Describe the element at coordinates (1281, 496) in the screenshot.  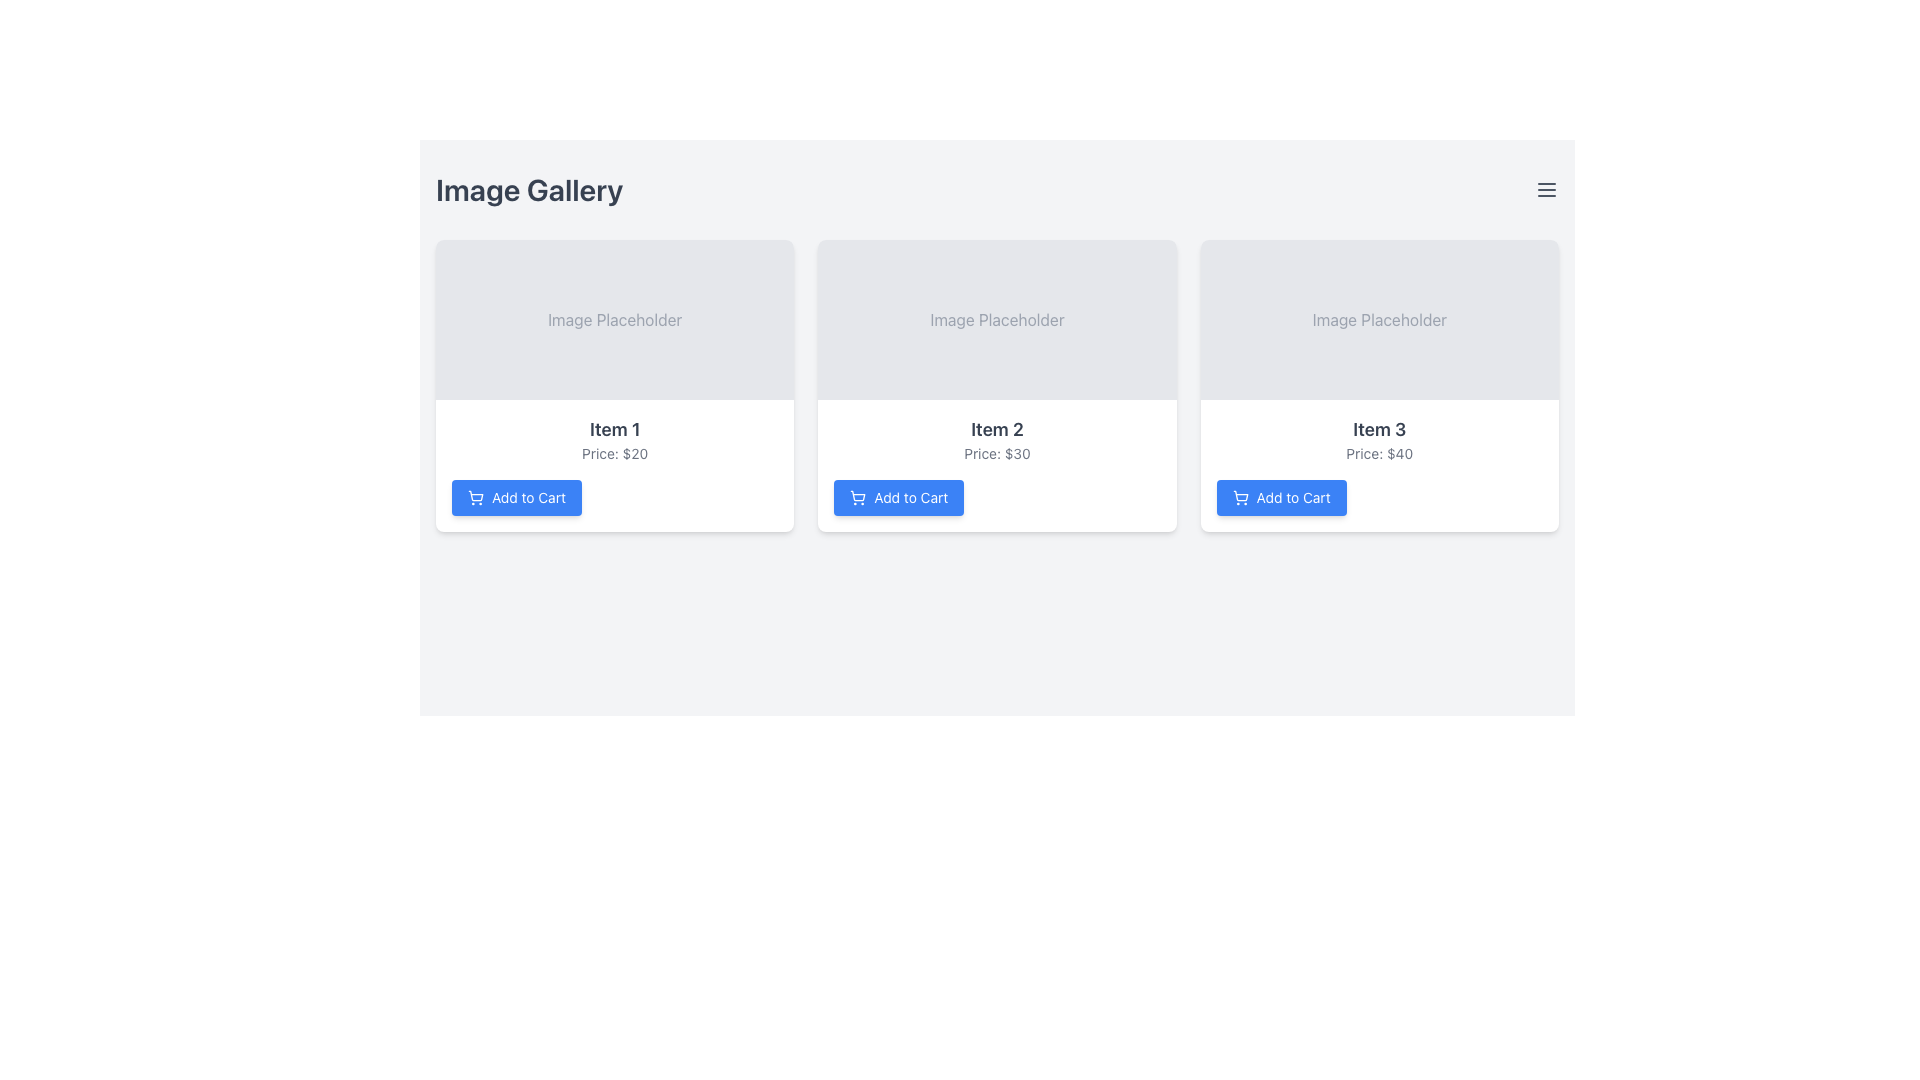
I see `the 'Add to Cart' button with a blue background and white text located below the price of '$40' for 'Item 3'` at that location.